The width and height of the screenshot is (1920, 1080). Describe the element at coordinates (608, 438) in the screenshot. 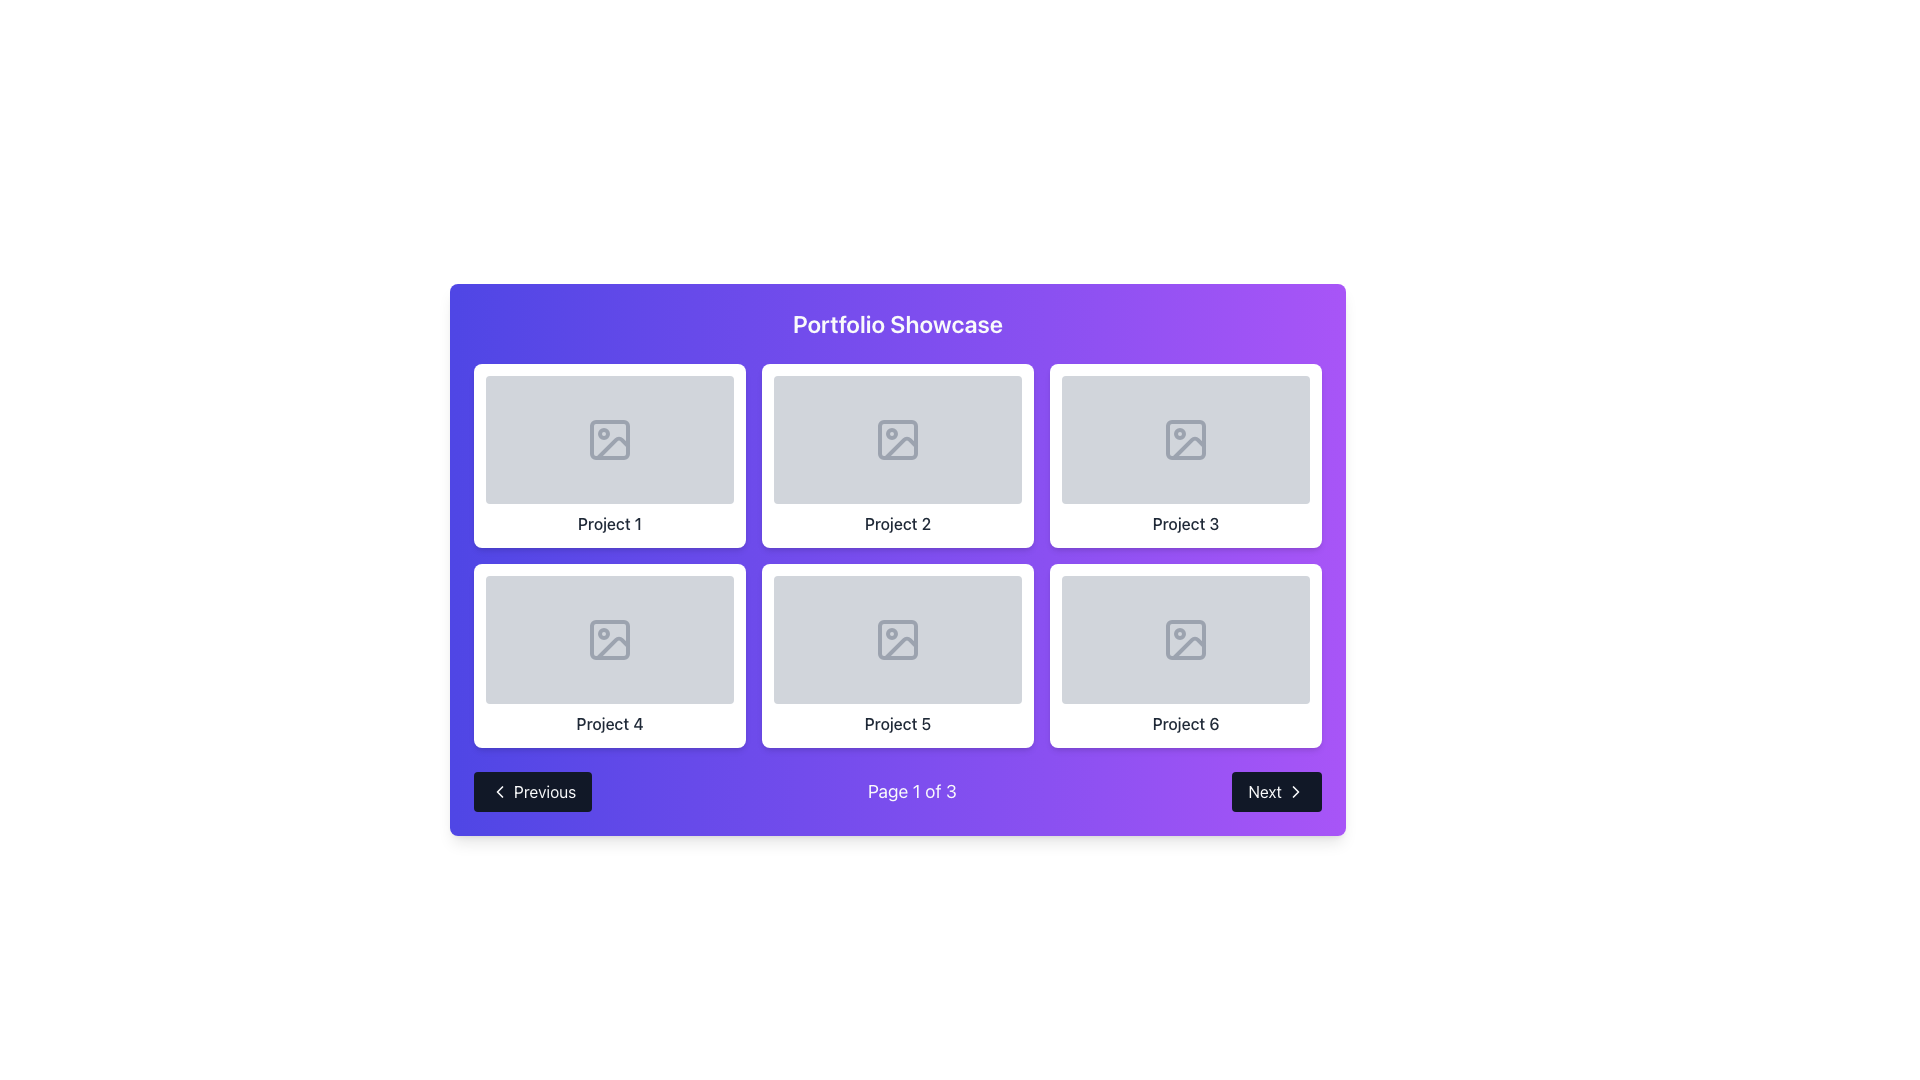

I see `the image placeholder icon located in the top-half center of the 'Project 1' card` at that location.